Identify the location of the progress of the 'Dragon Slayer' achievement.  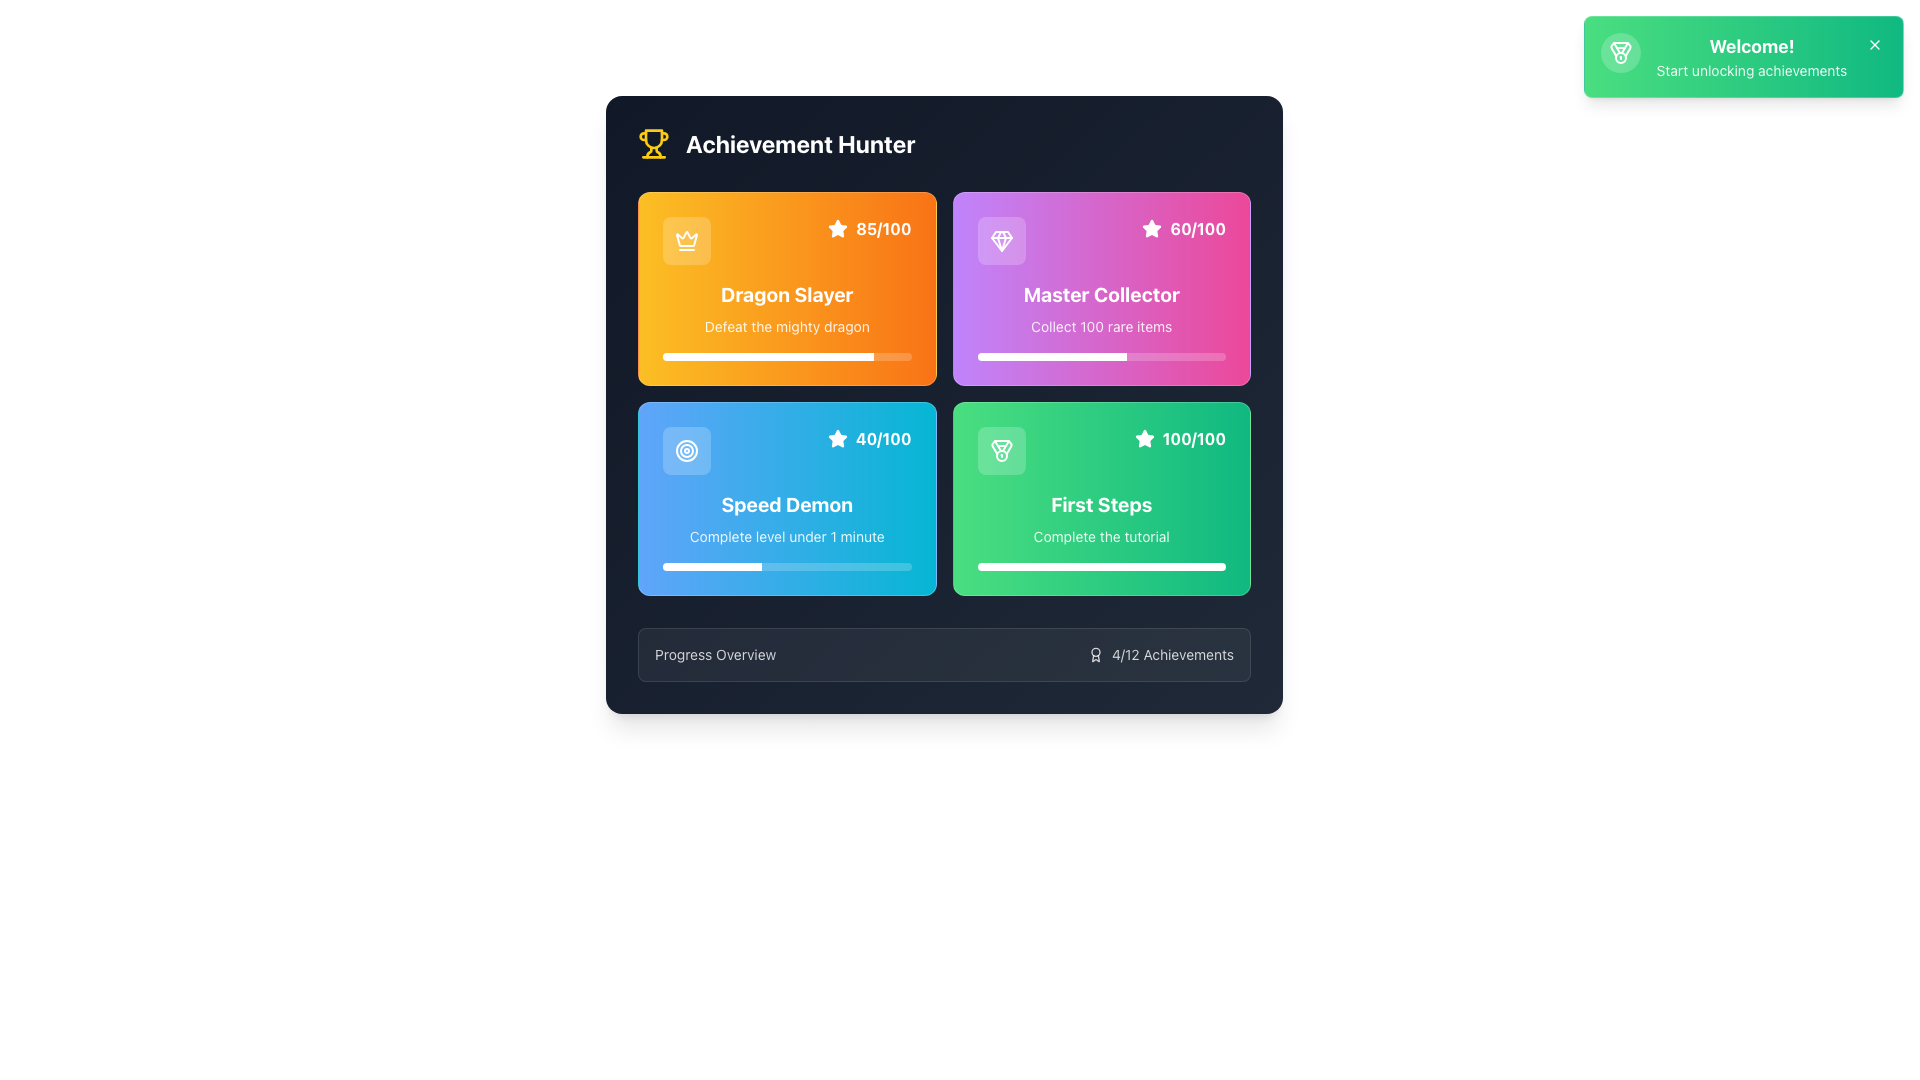
(742, 356).